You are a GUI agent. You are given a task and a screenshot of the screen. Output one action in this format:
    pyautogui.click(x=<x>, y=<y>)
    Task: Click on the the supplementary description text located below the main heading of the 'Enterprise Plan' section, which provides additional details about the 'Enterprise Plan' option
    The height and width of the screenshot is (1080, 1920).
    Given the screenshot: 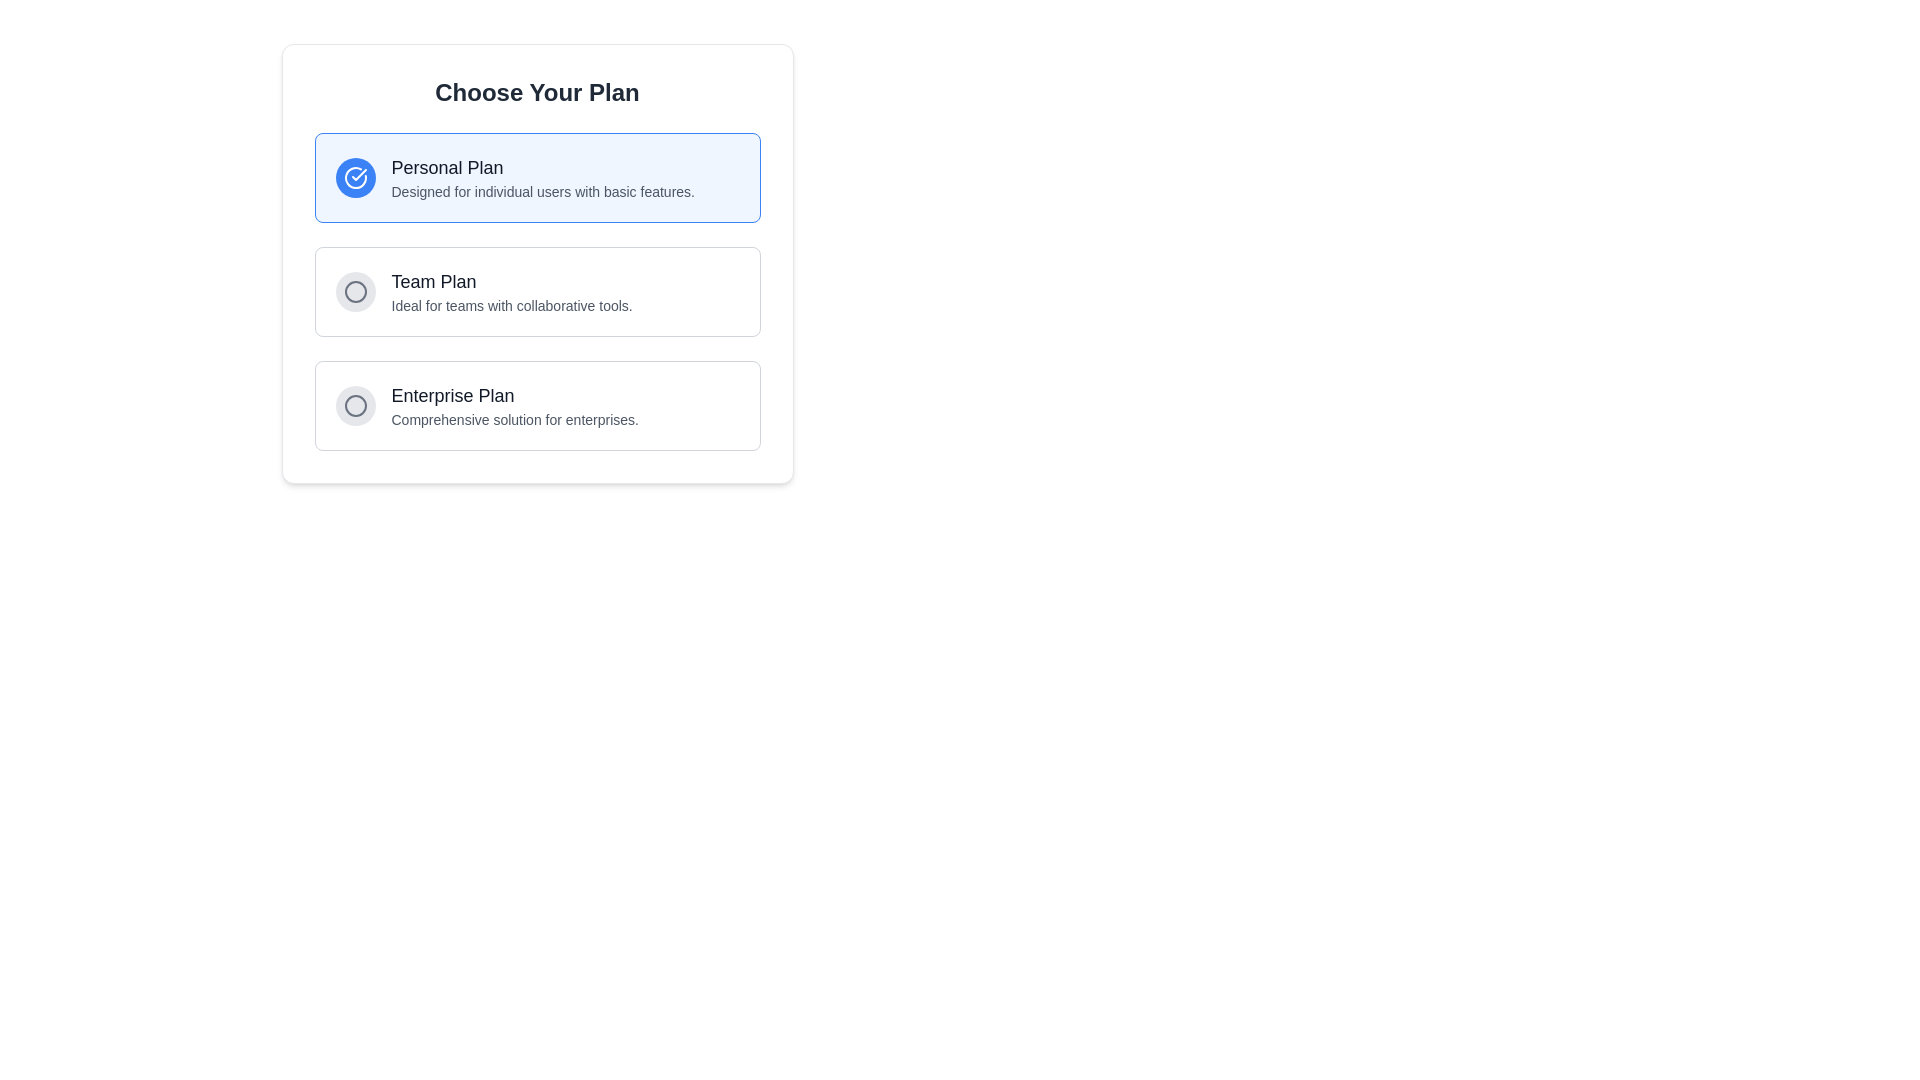 What is the action you would take?
    pyautogui.click(x=515, y=419)
    